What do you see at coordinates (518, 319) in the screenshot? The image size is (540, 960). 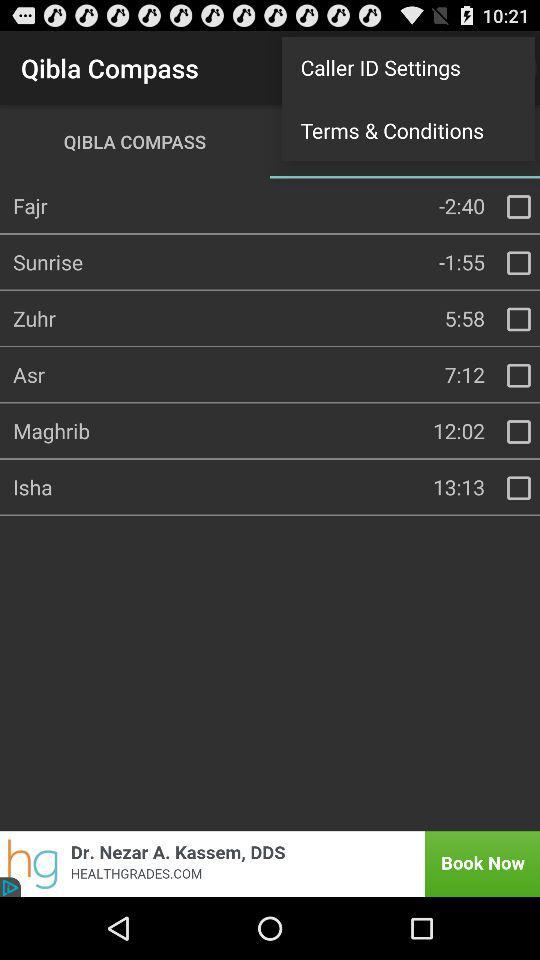 I see `selecting box` at bounding box center [518, 319].